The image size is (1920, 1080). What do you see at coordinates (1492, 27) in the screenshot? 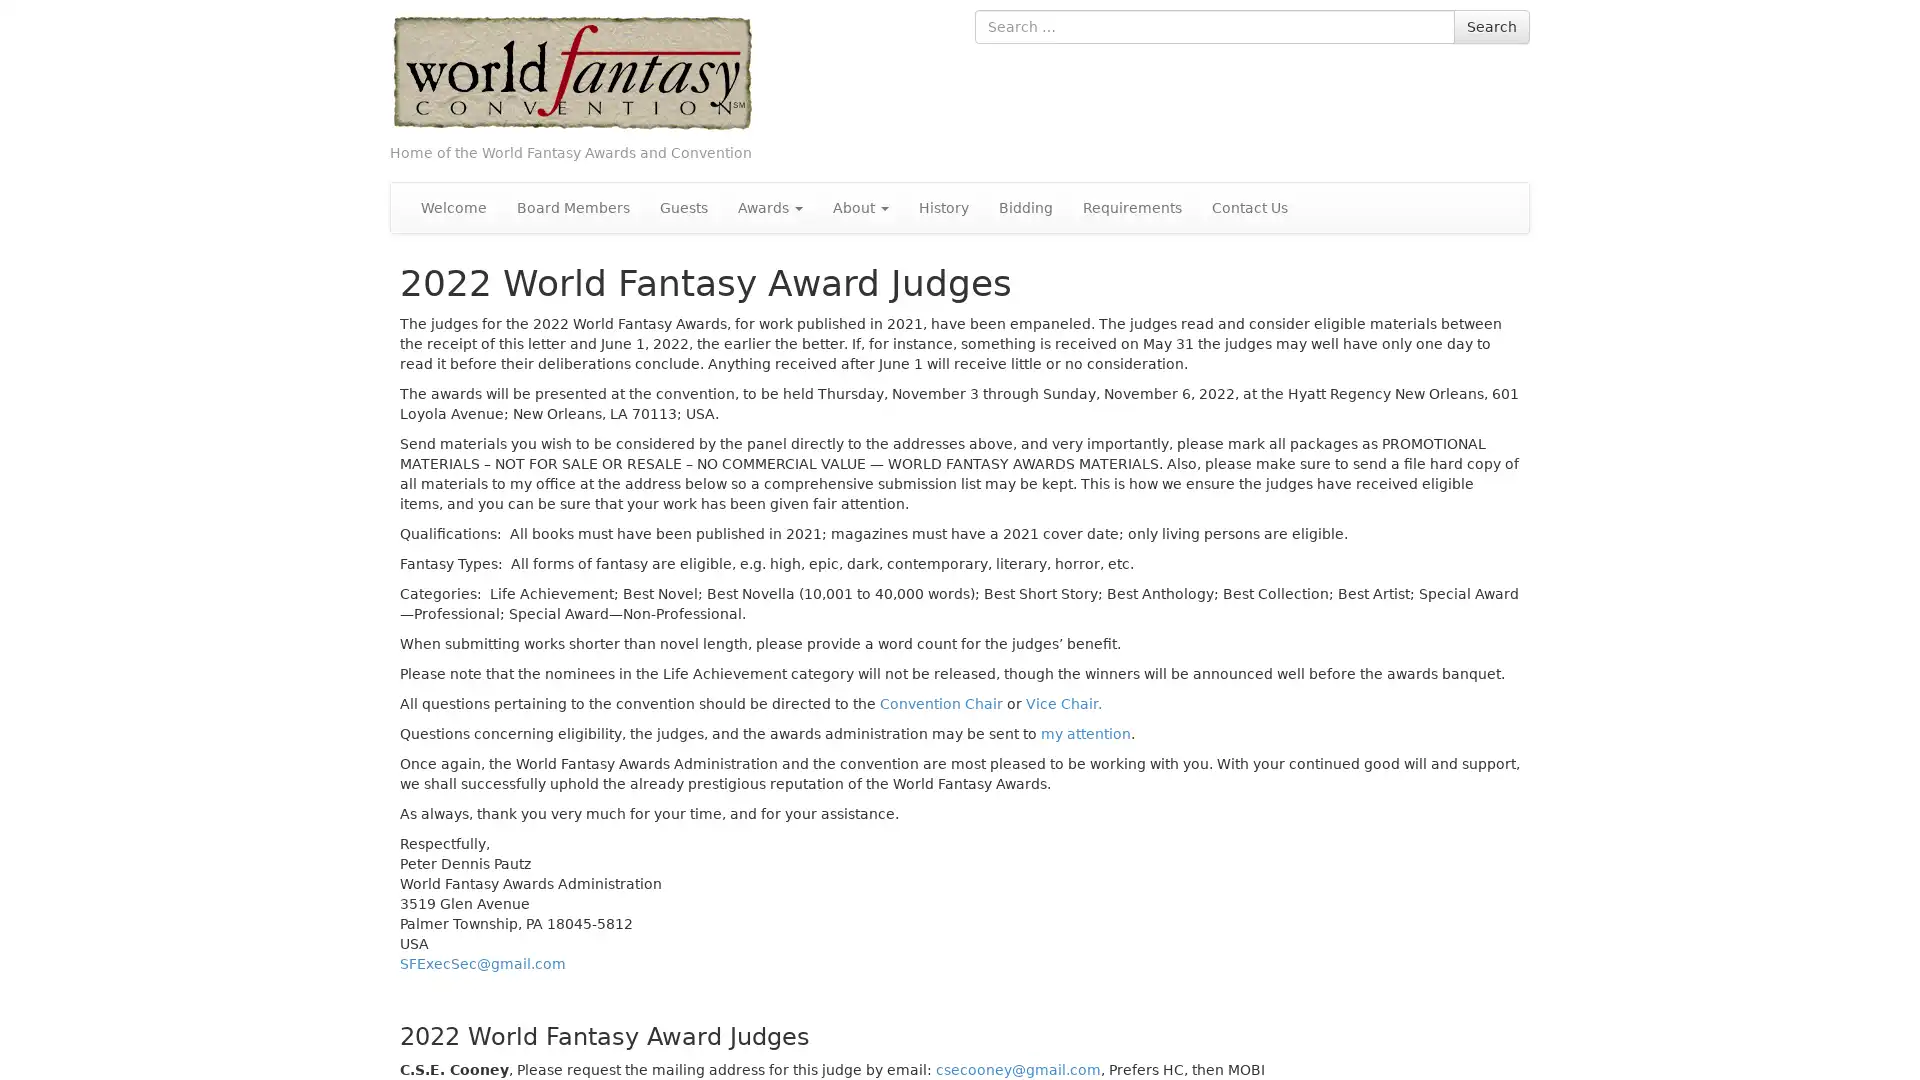
I see `Search` at bounding box center [1492, 27].